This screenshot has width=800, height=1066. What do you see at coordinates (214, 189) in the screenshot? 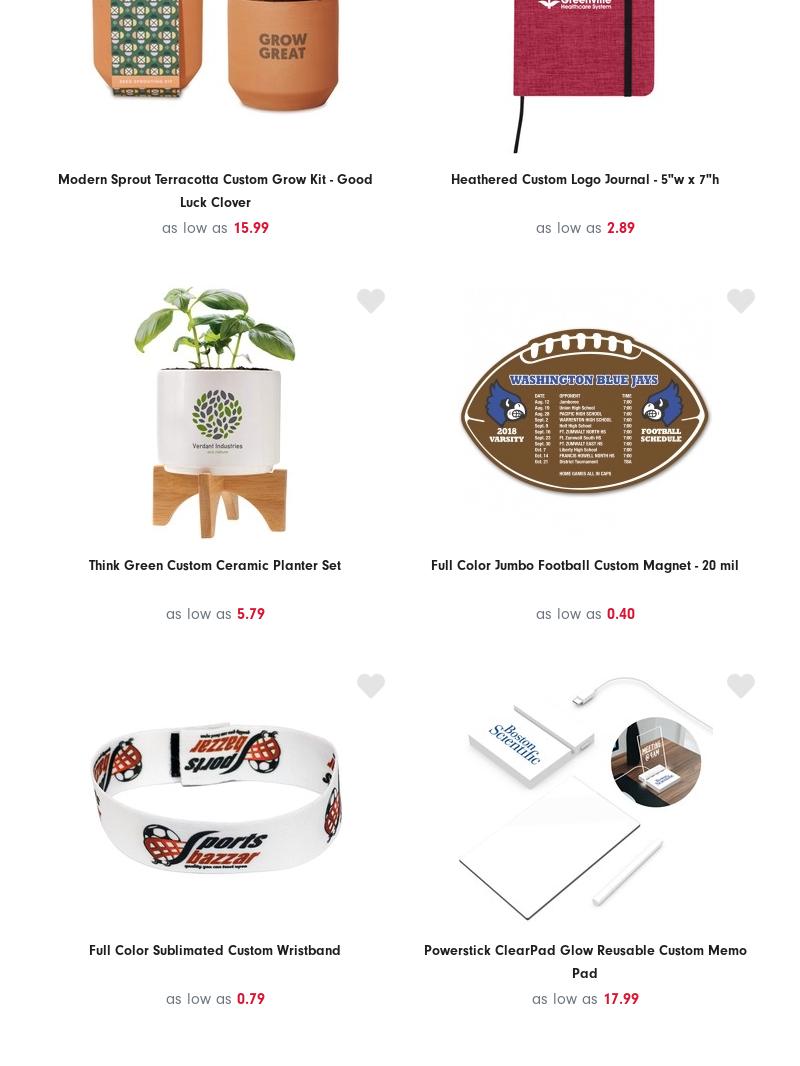
I see `'Modern Sprout Terracotta Custom Grow Kit - Good Luck Clover'` at bounding box center [214, 189].